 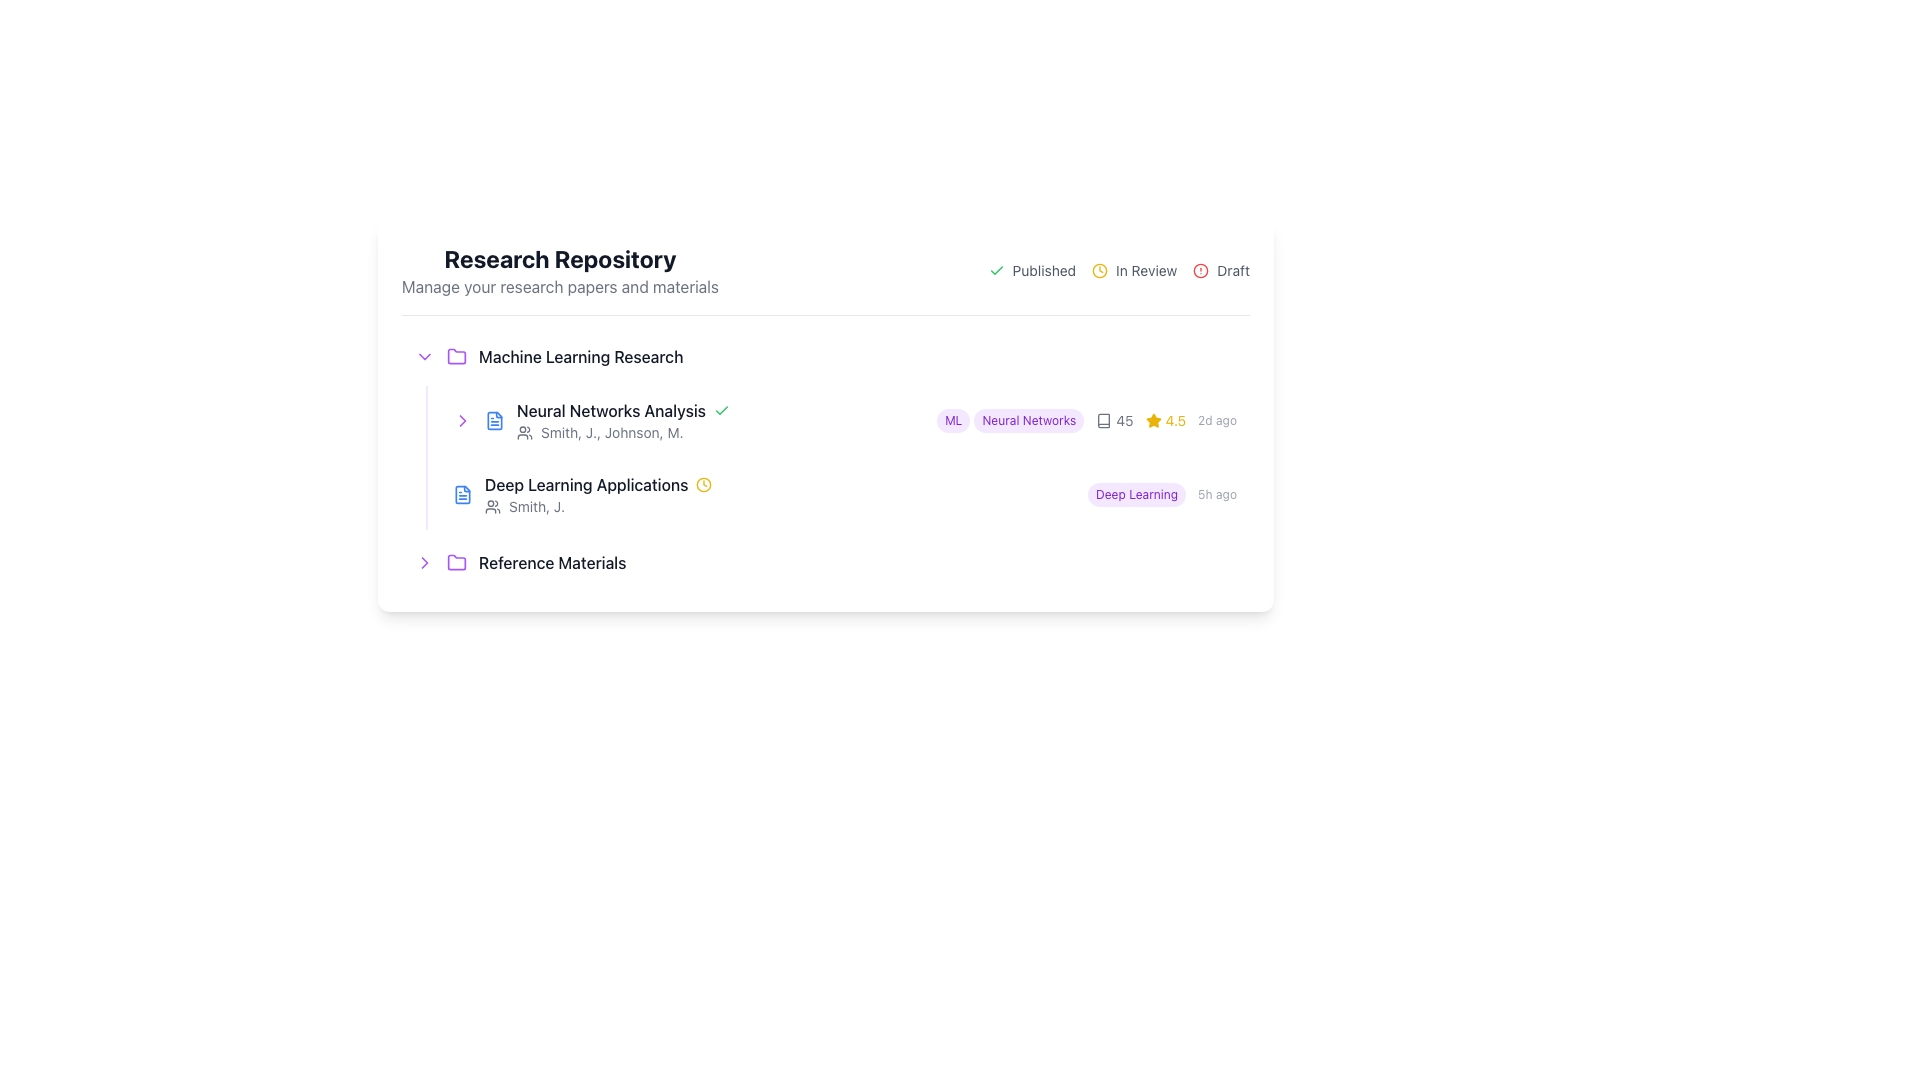 What do you see at coordinates (461, 494) in the screenshot?
I see `the document icon located at the leftmost side of the list item labeled 'Deep Learning Applications, Smith, J.' in the 'Research Repository'` at bounding box center [461, 494].